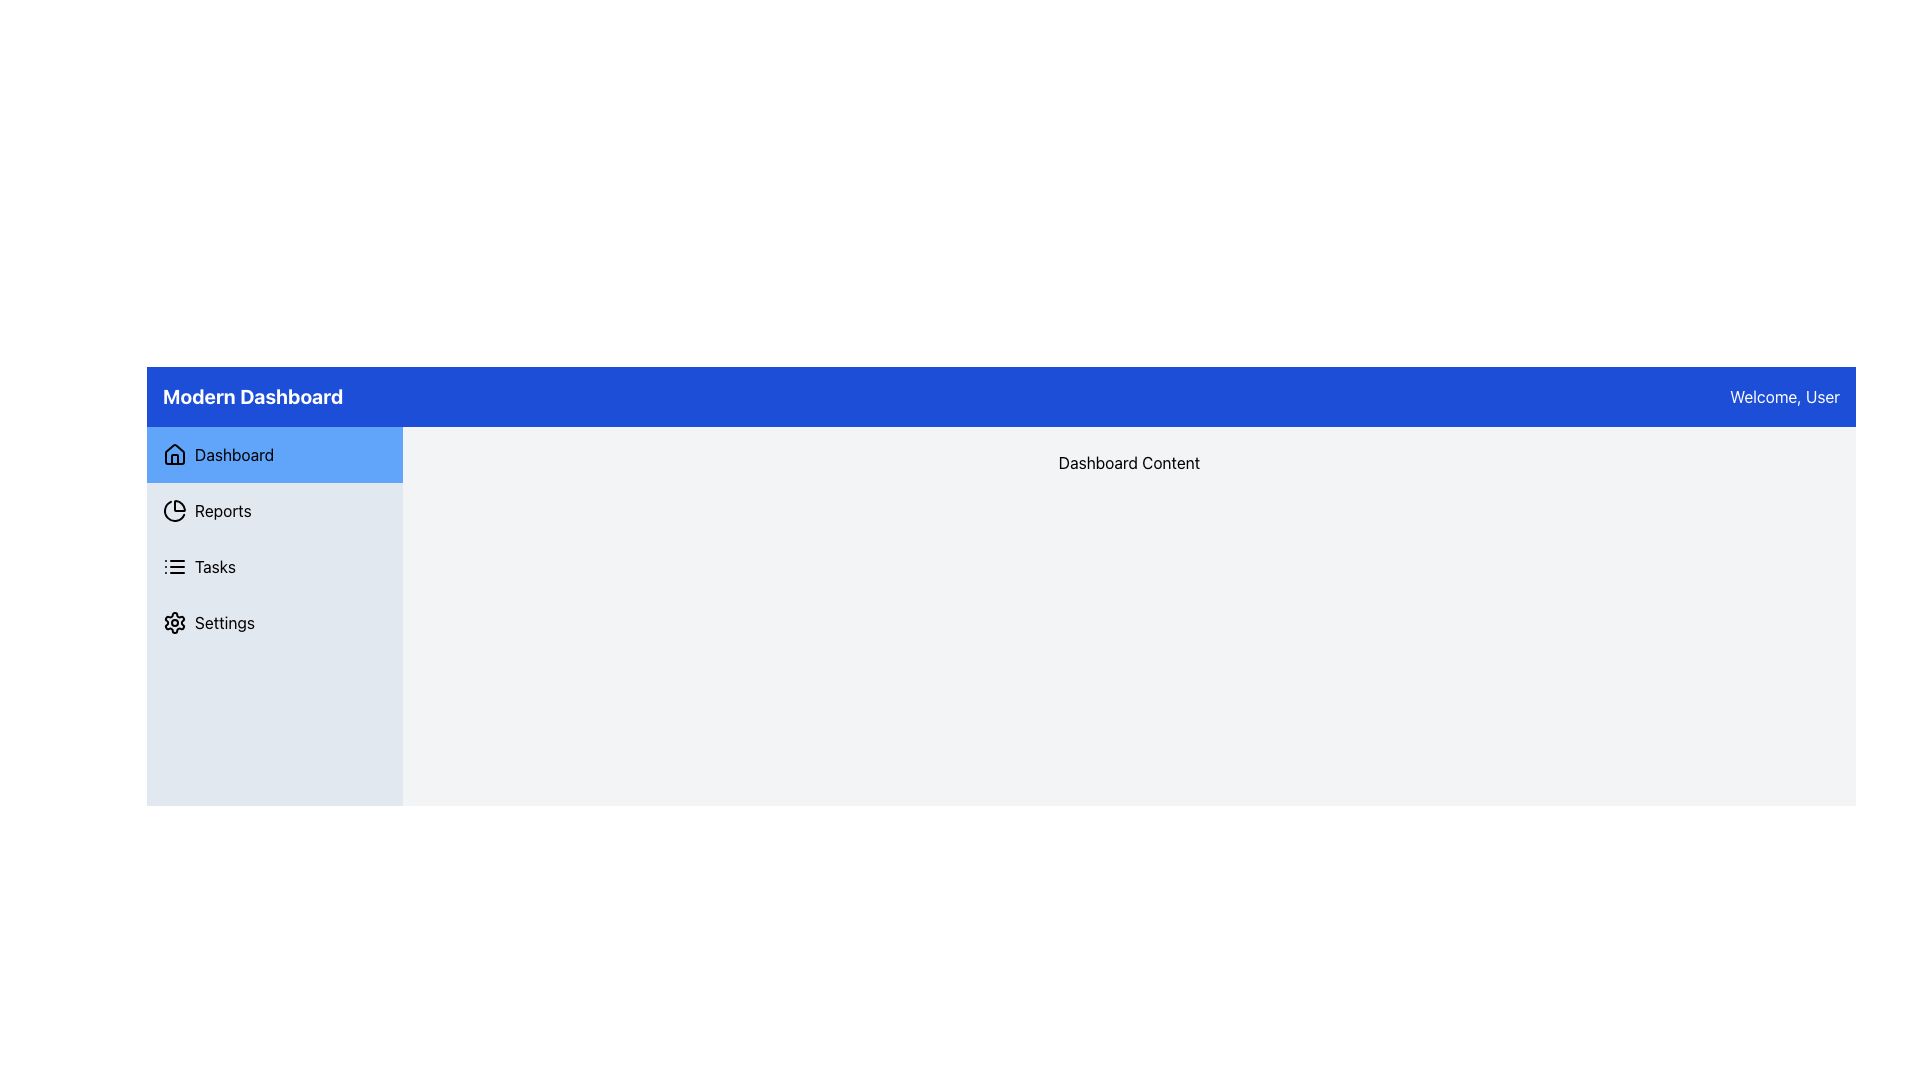 This screenshot has height=1080, width=1920. Describe the element at coordinates (252, 397) in the screenshot. I see `the text label that serves as the title or branding for the dashboard interface, positioned at the far left of the top blue header bar` at that location.